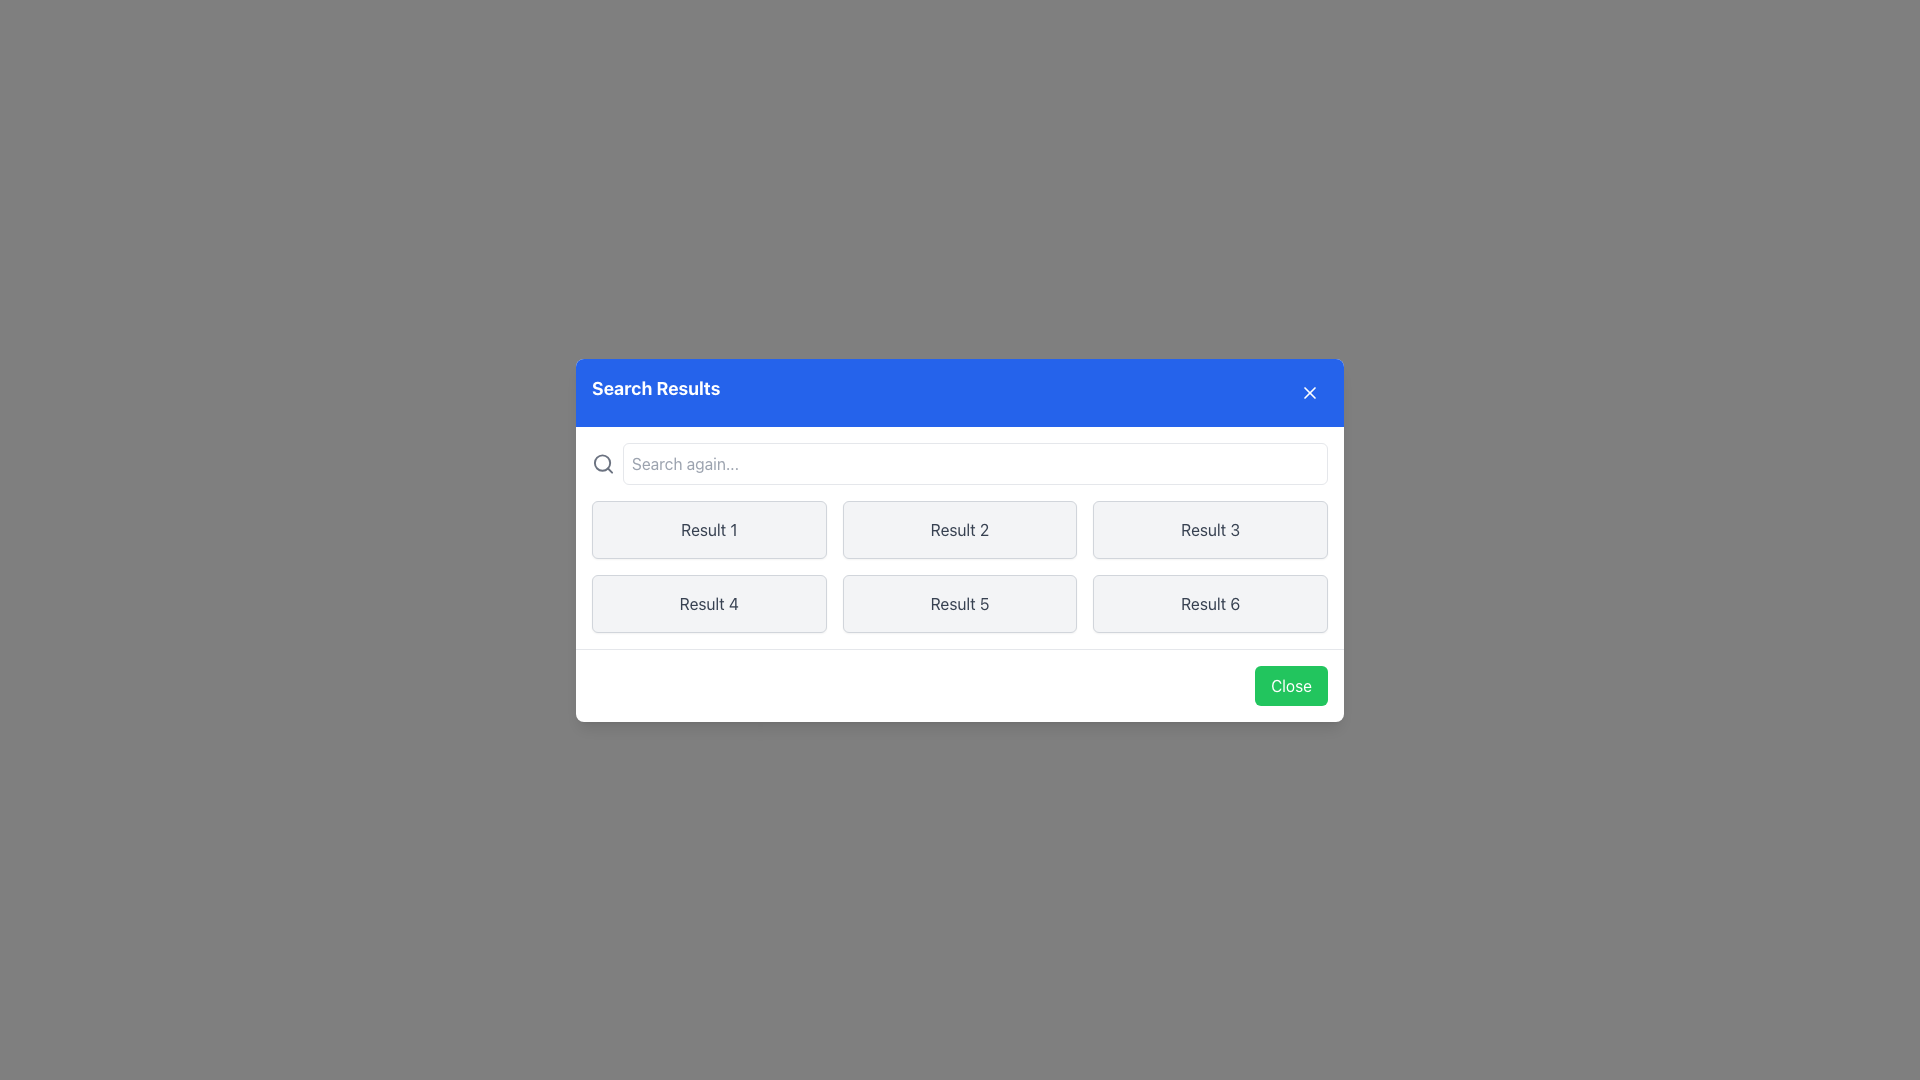 Image resolution: width=1920 pixels, height=1080 pixels. Describe the element at coordinates (960, 528) in the screenshot. I see `the text label displaying 'Result 2' in gray font, located in the second column of the first row of a 2x3 grid layout within the blue-highlighted modal window titled 'Search Results'` at that location.